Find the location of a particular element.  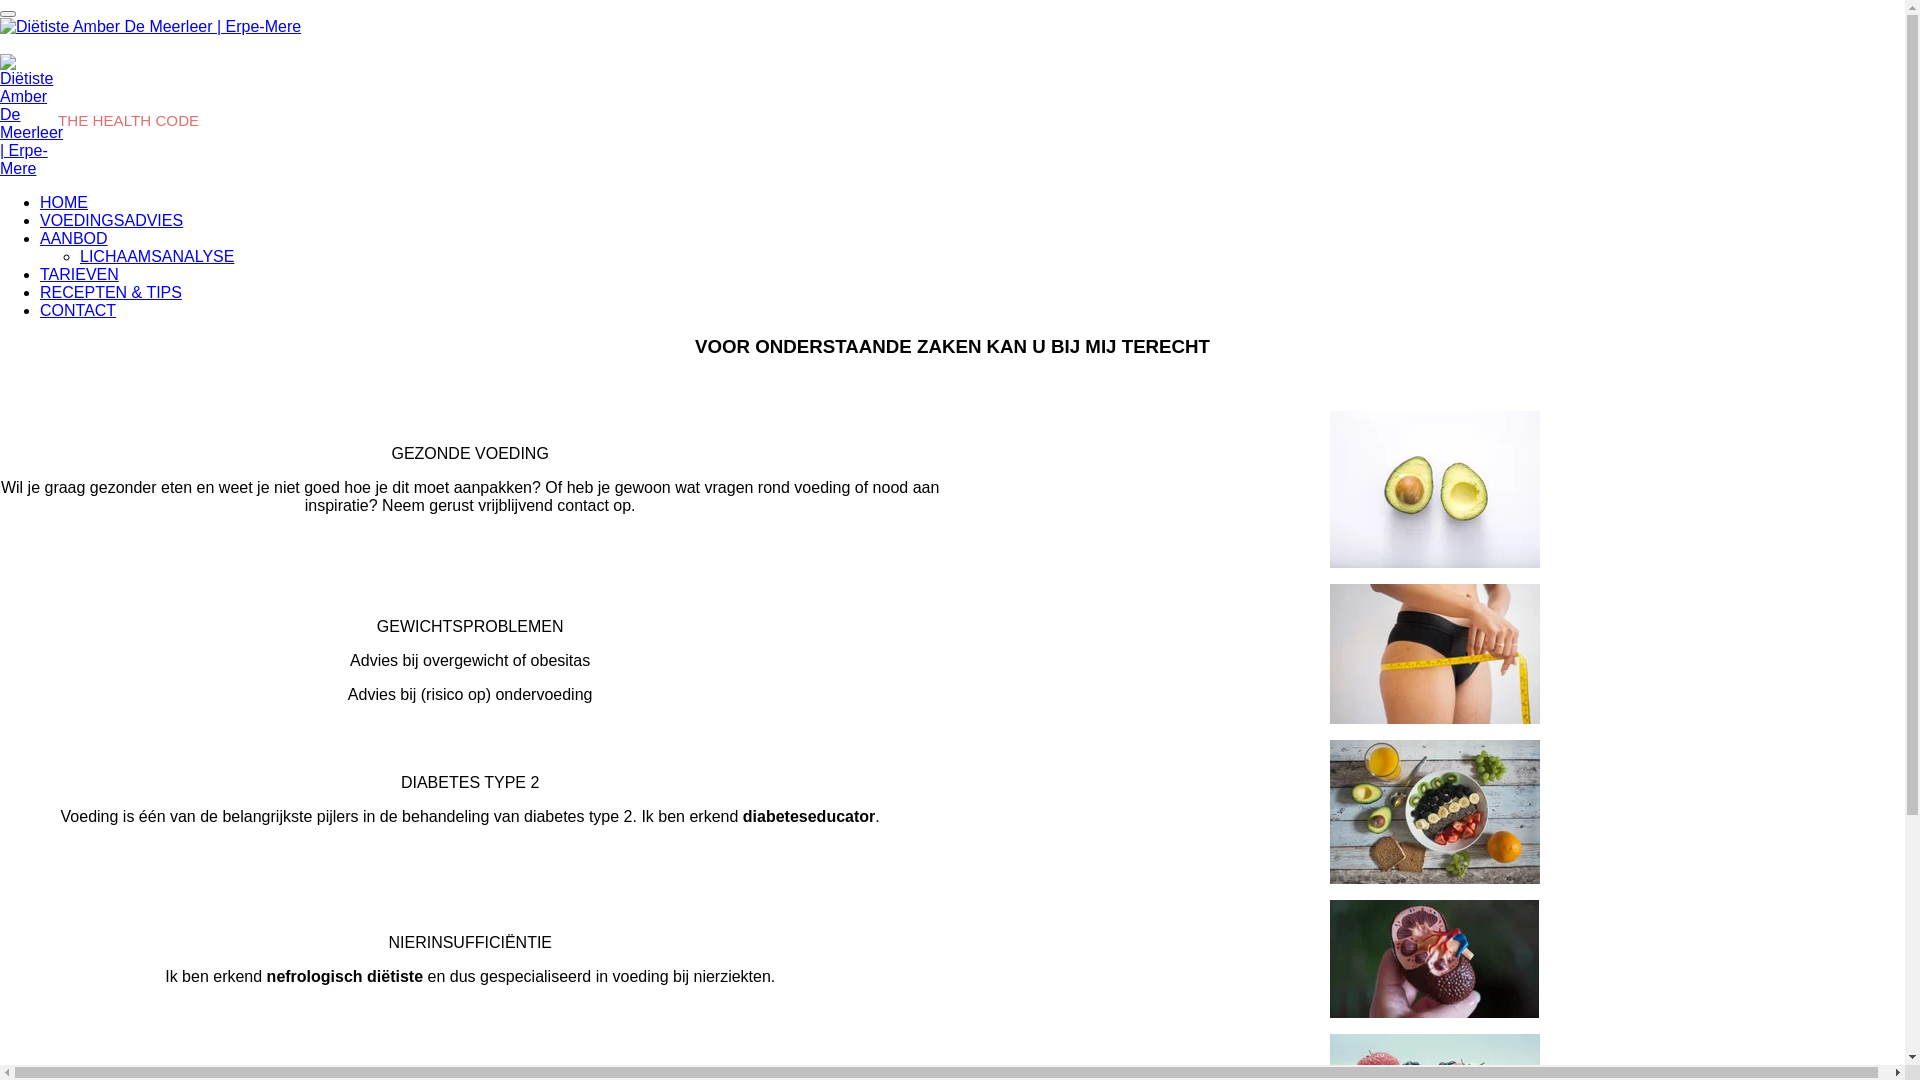

'THE HEALTH CODE' is located at coordinates (127, 120).